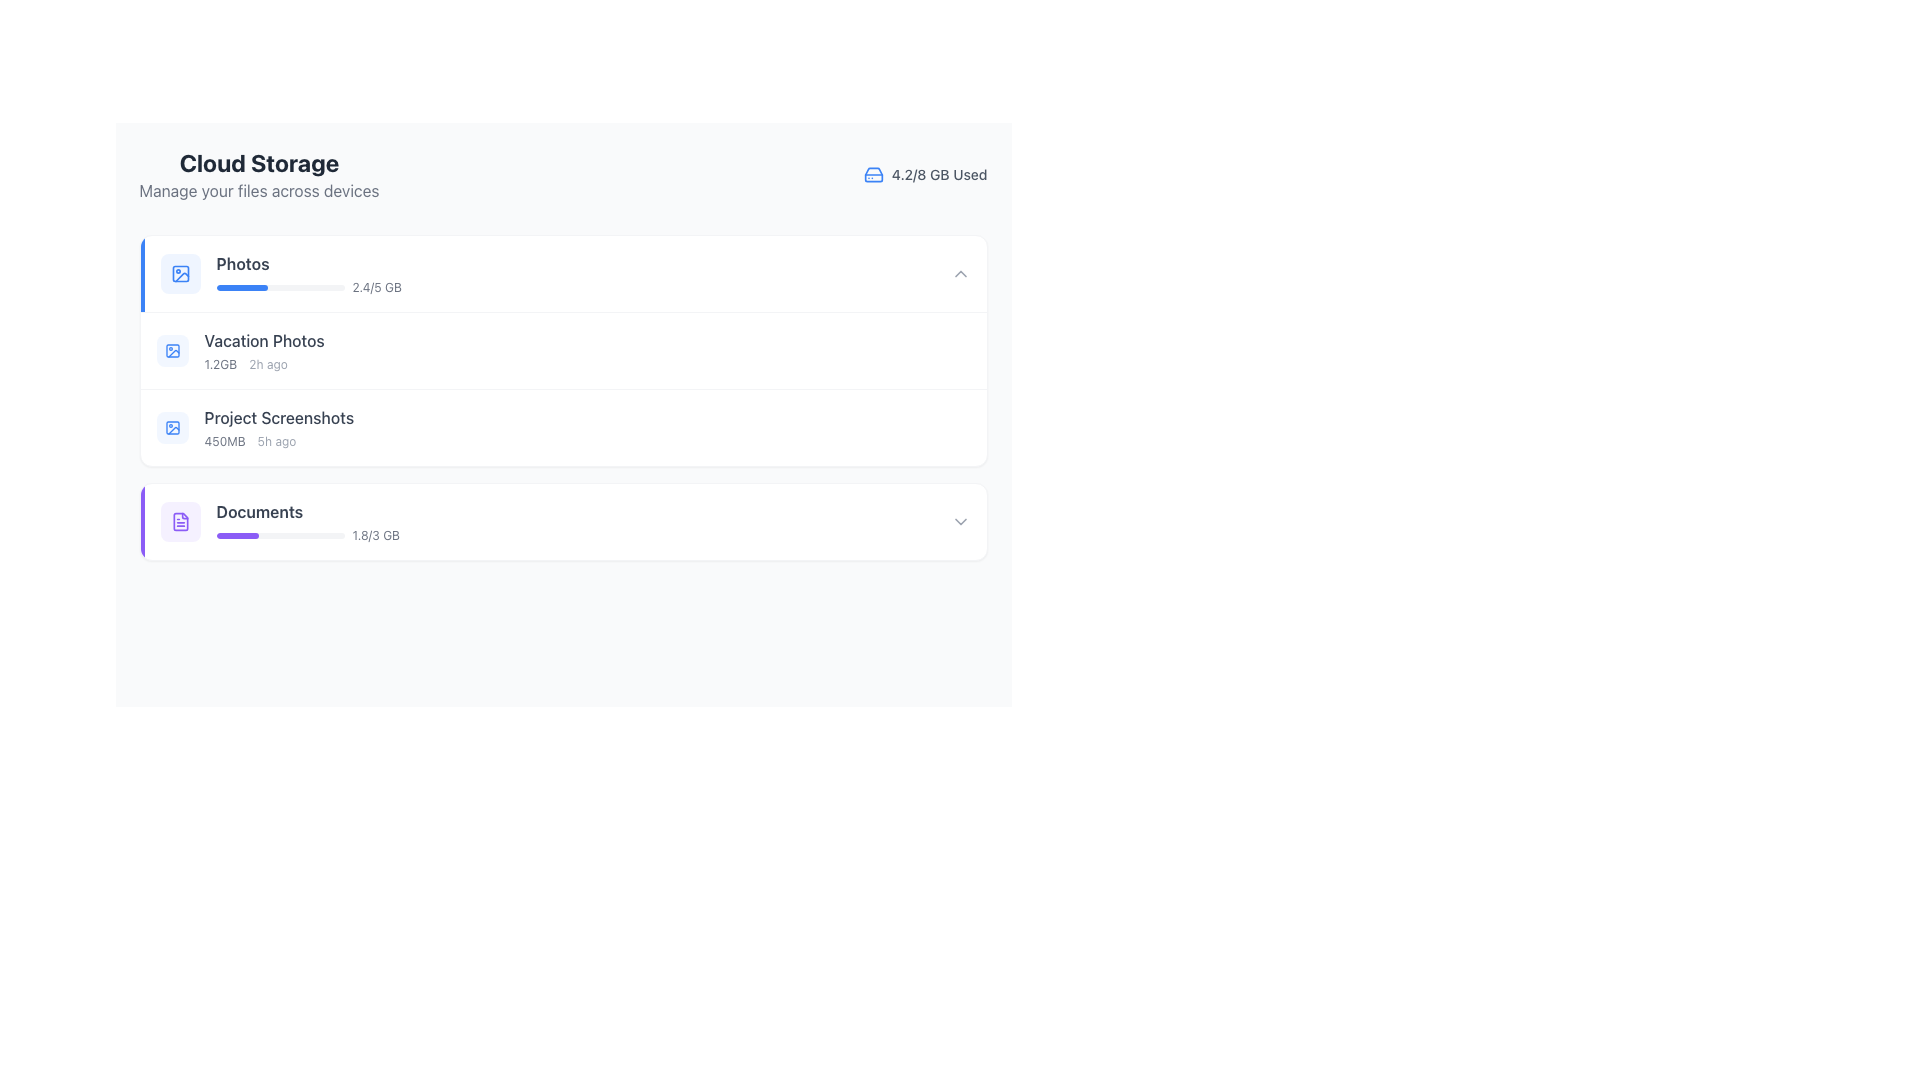 This screenshot has width=1920, height=1080. Describe the element at coordinates (172, 427) in the screenshot. I see `the Icon with decorative background style` at that location.